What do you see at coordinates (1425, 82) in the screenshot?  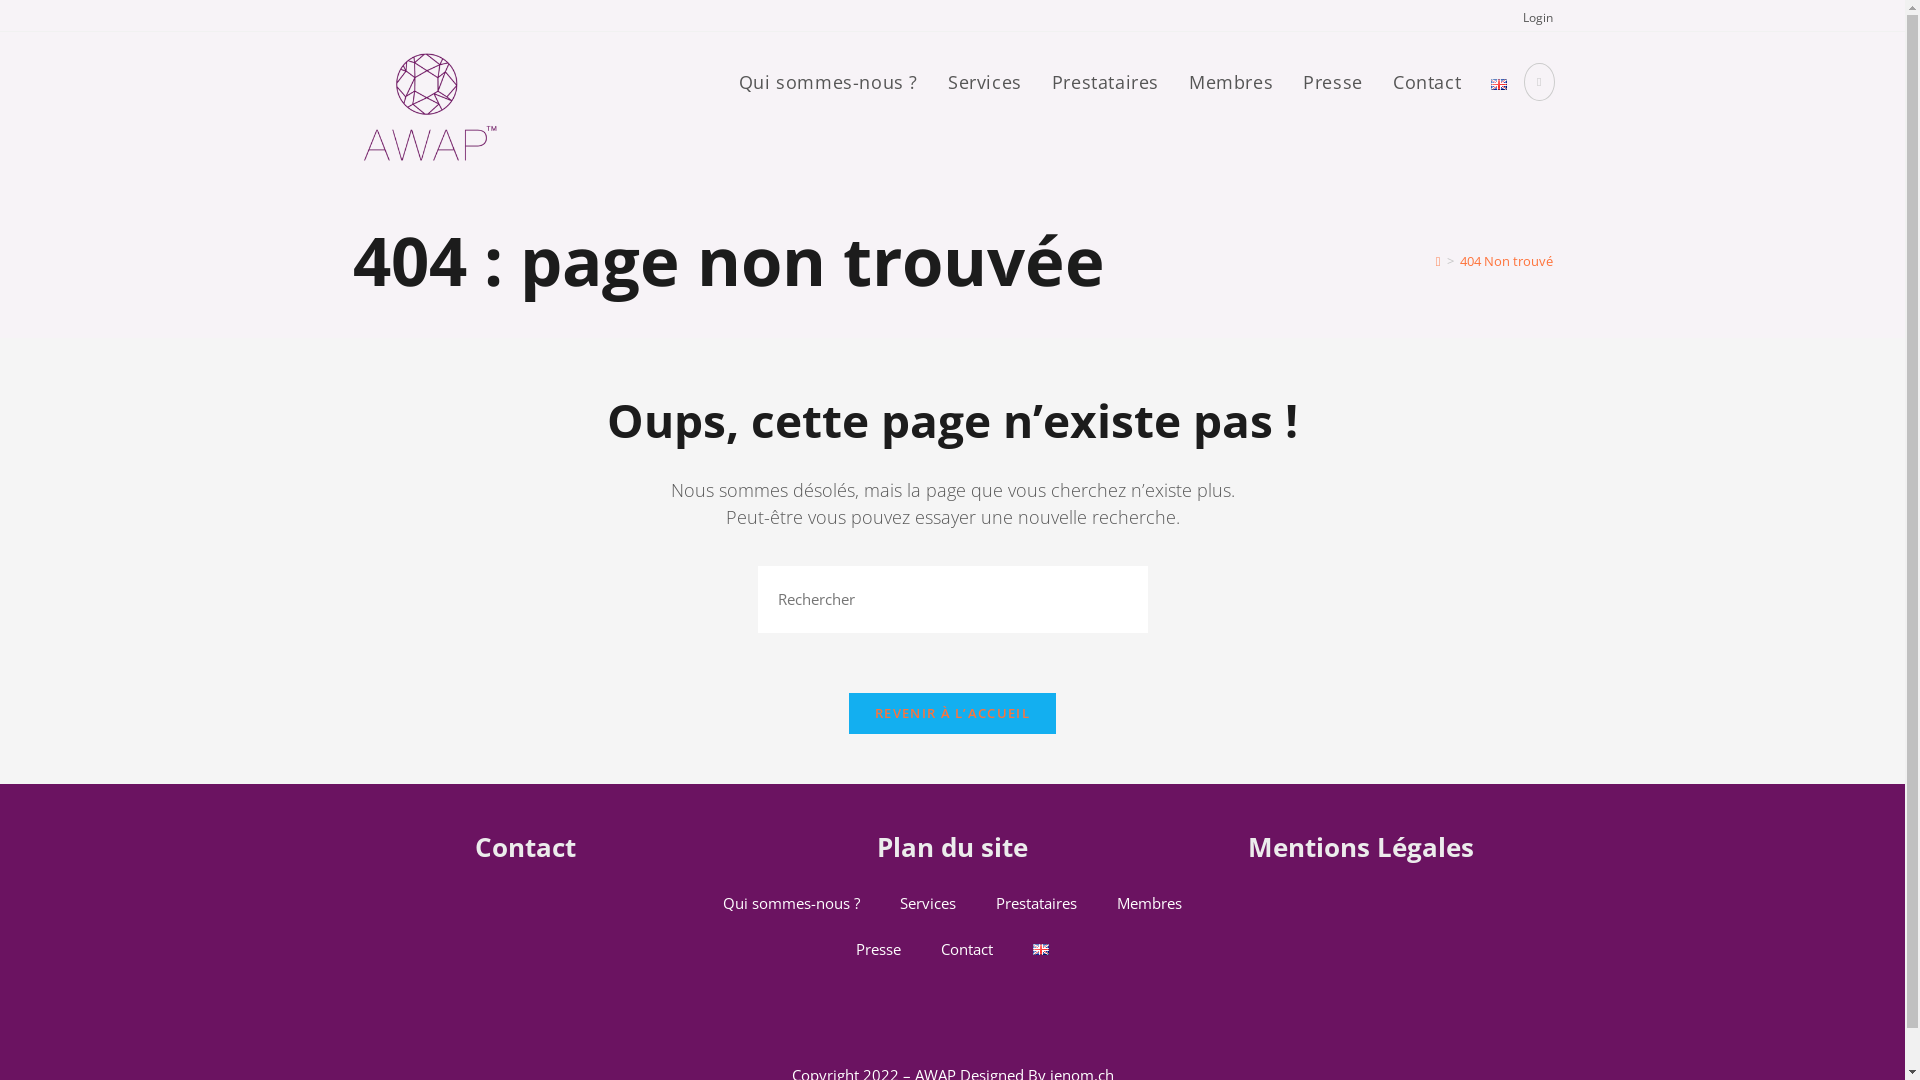 I see `'Contact'` at bounding box center [1425, 82].